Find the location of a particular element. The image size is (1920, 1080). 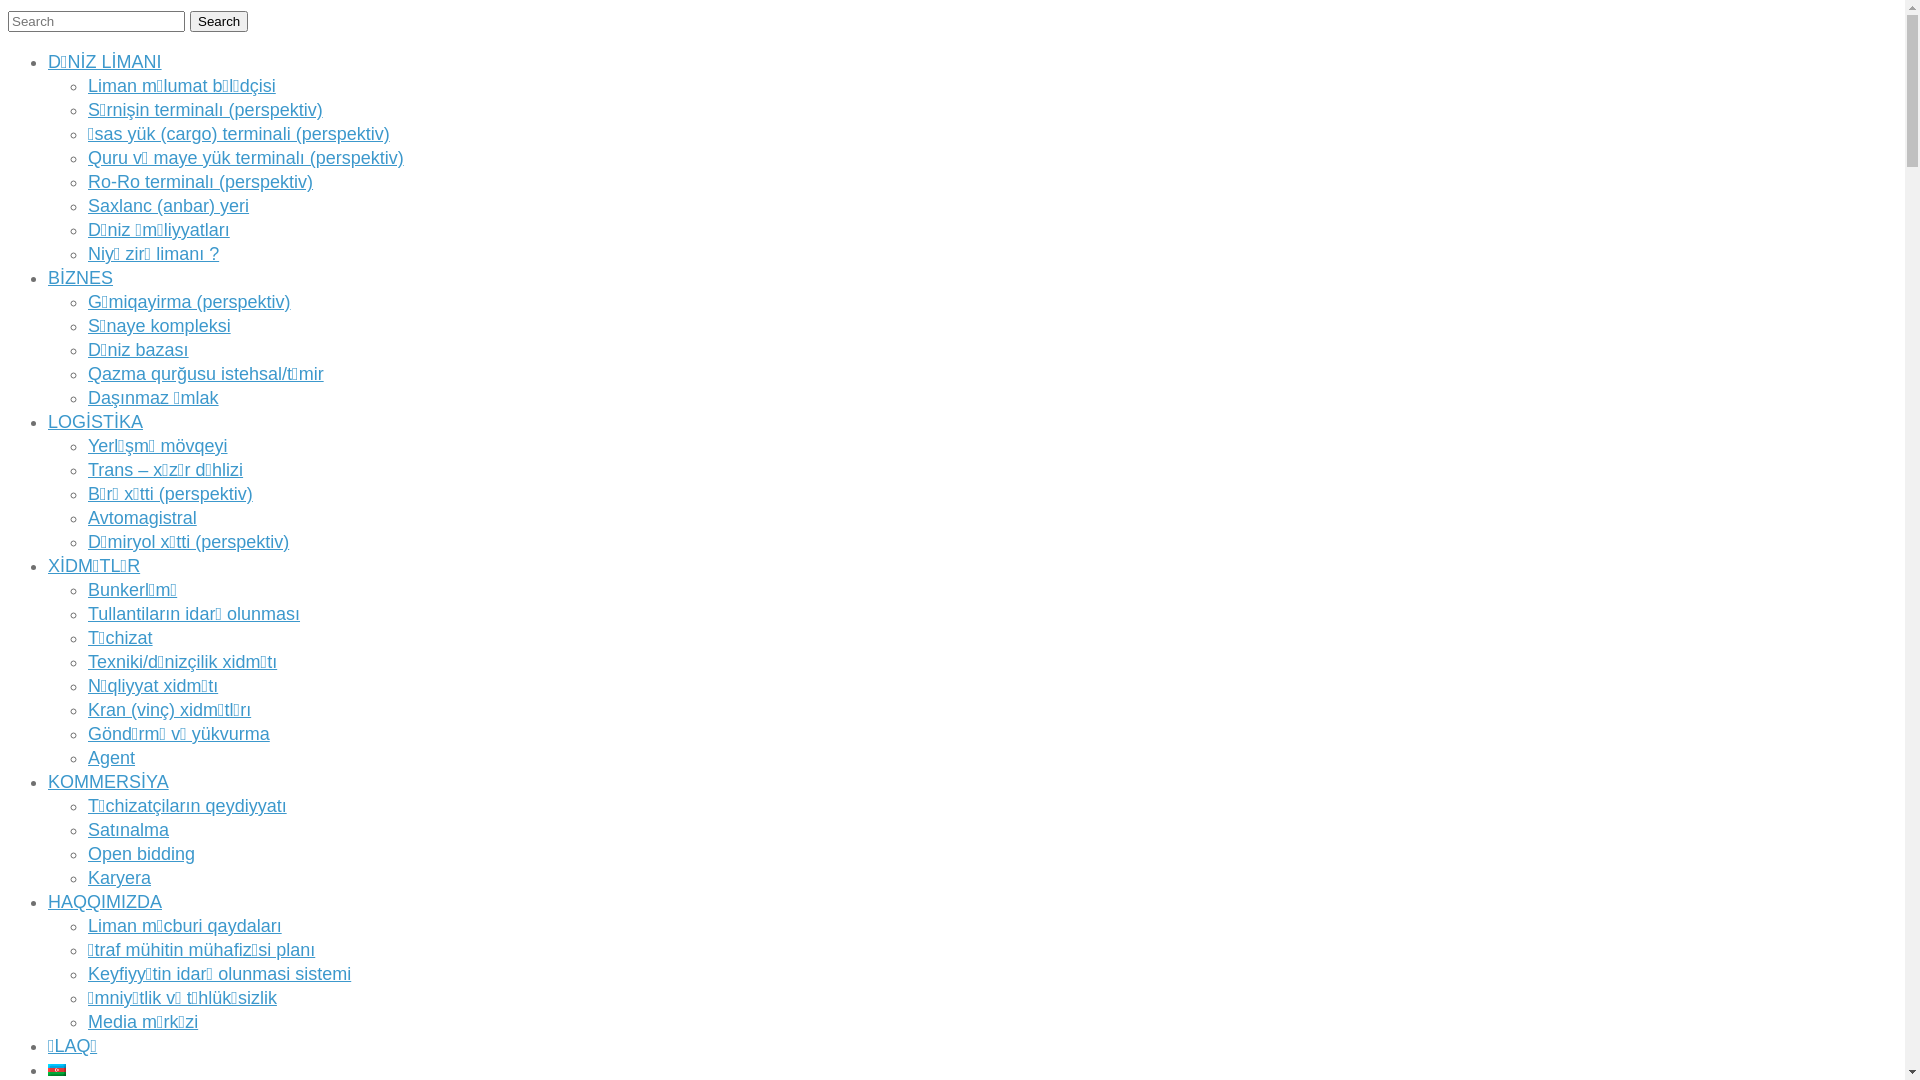

'HAQQIMIZDA' is located at coordinates (104, 902).